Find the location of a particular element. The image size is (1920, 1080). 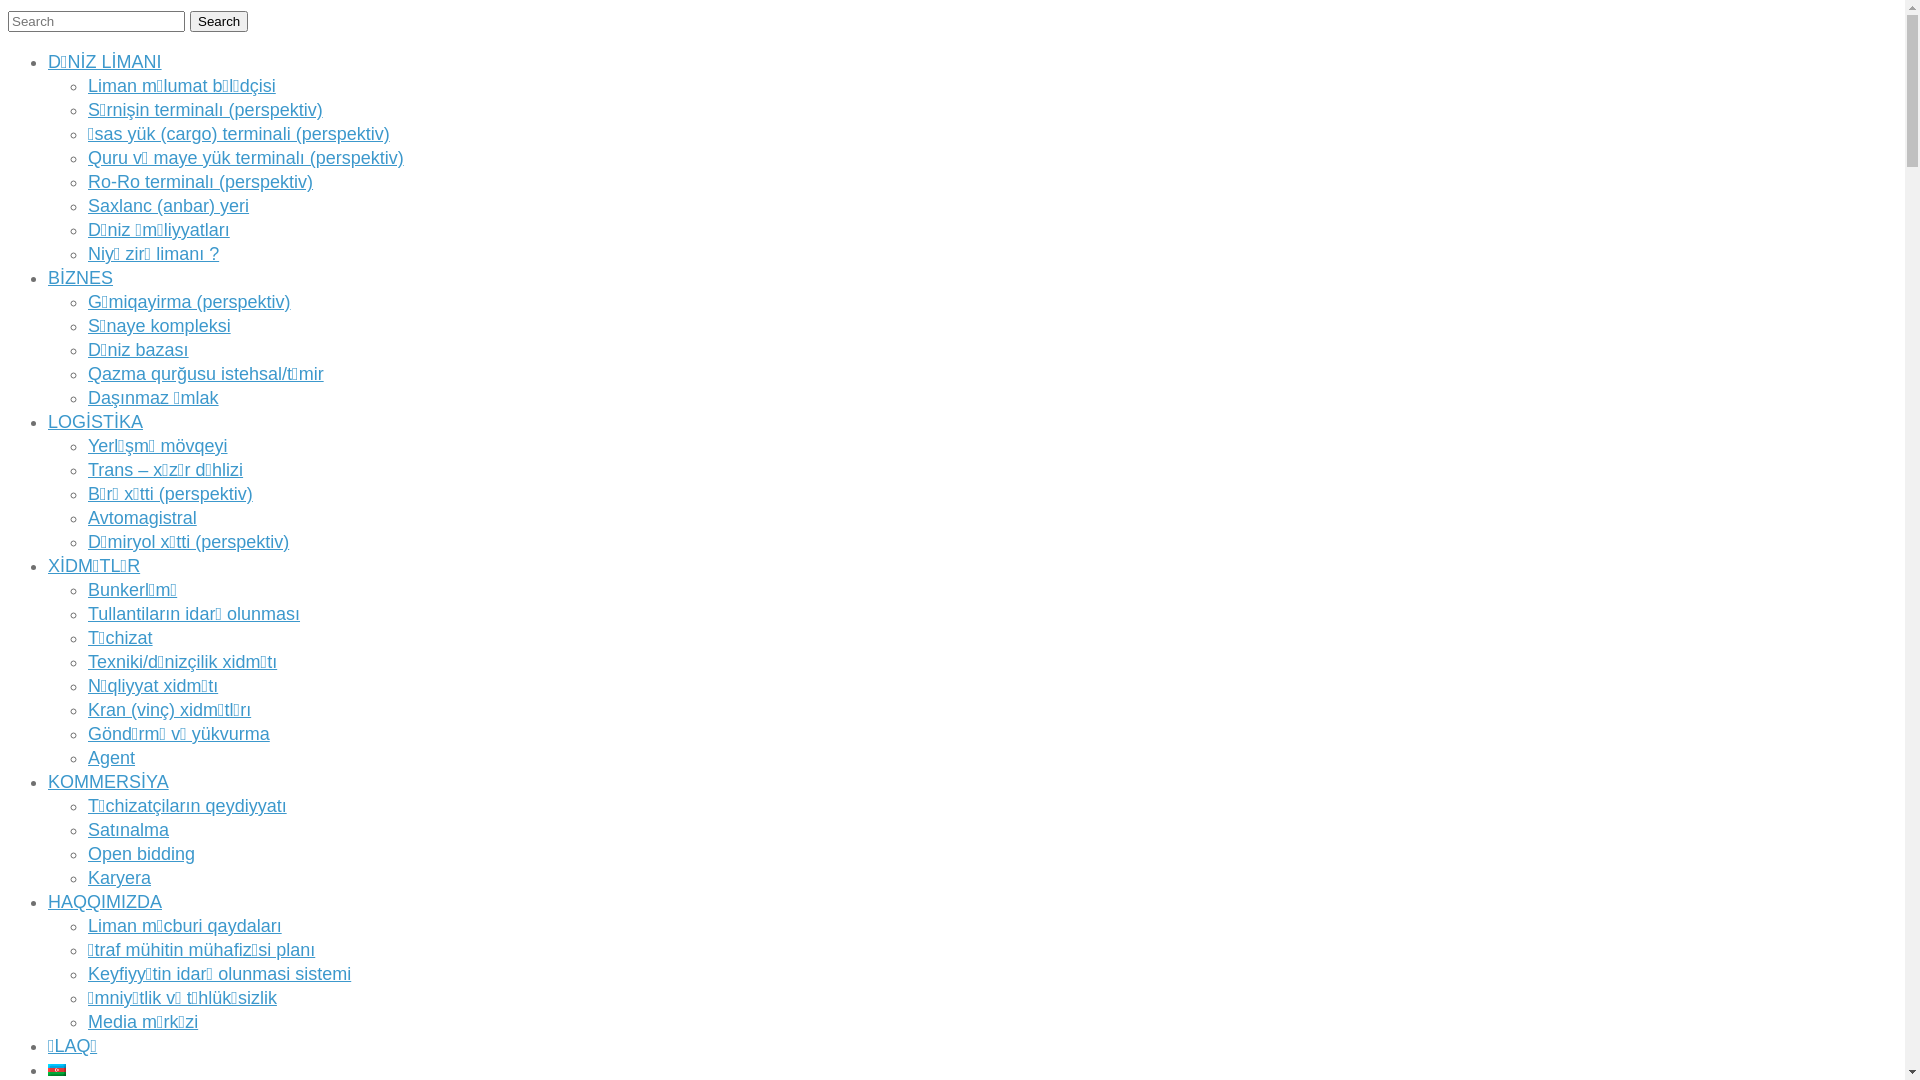

'HAQQIMIZDA' is located at coordinates (104, 902).